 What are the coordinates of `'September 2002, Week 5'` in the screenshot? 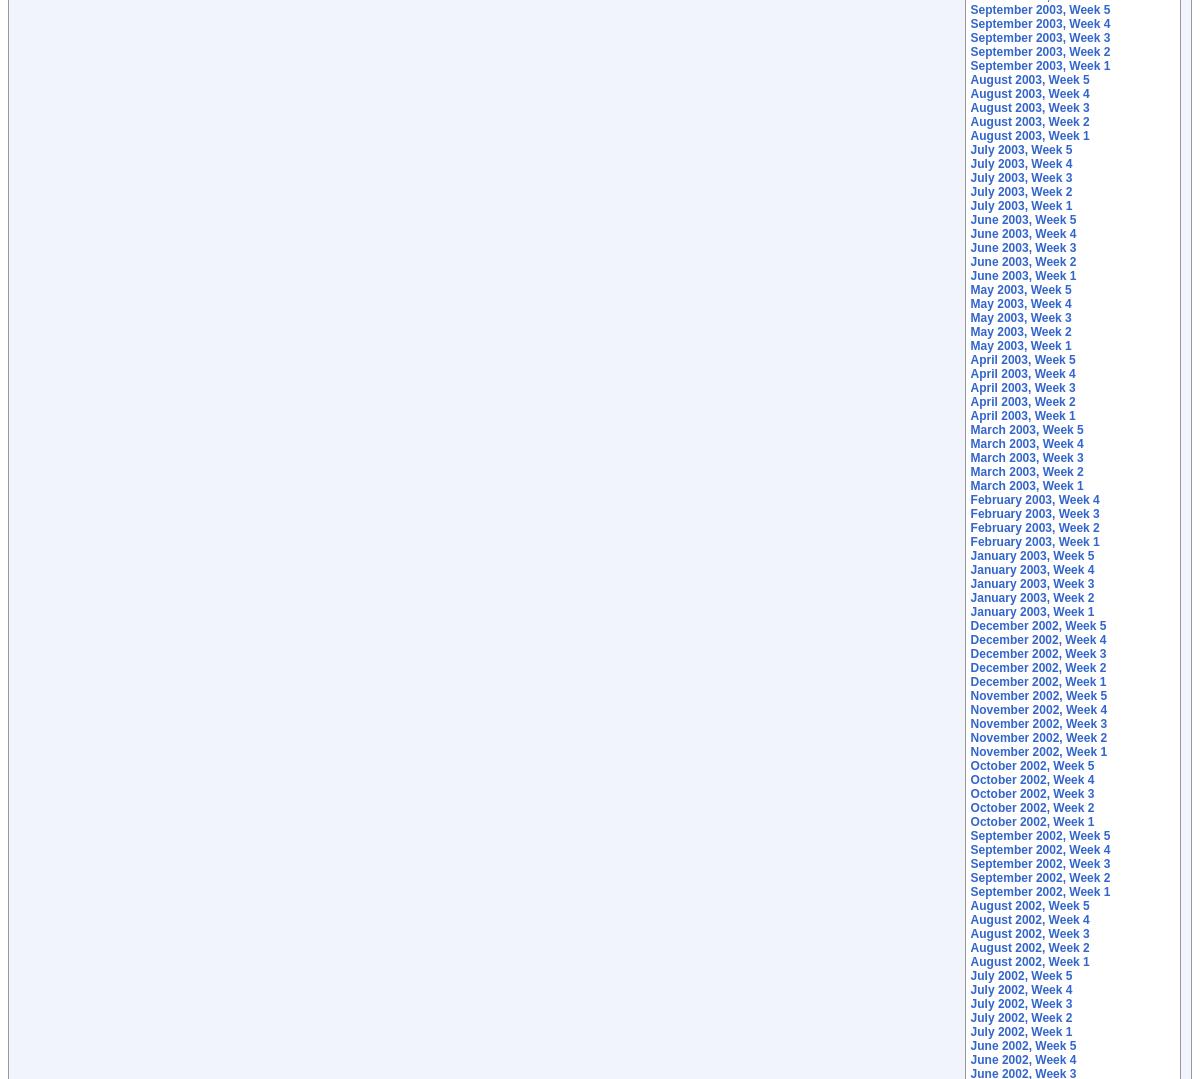 It's located at (1040, 836).